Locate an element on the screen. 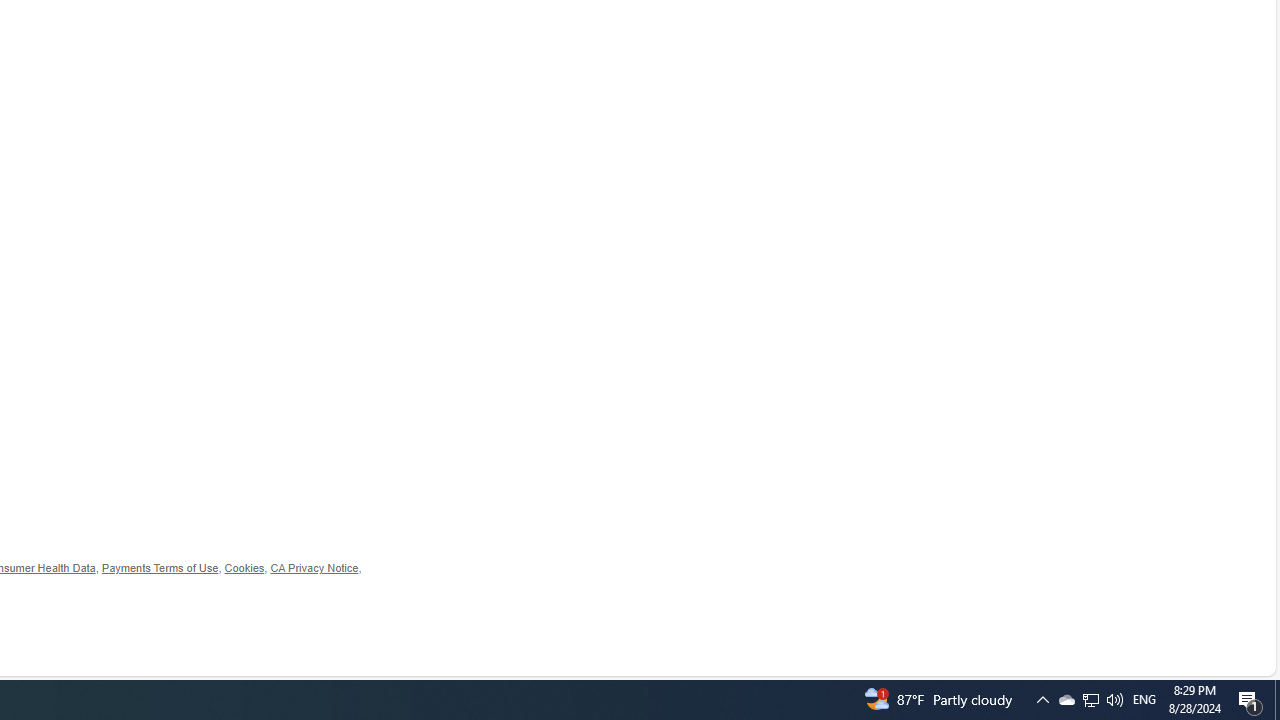 The height and width of the screenshot is (720, 1280). 'CA Privacy Notice' is located at coordinates (313, 568).